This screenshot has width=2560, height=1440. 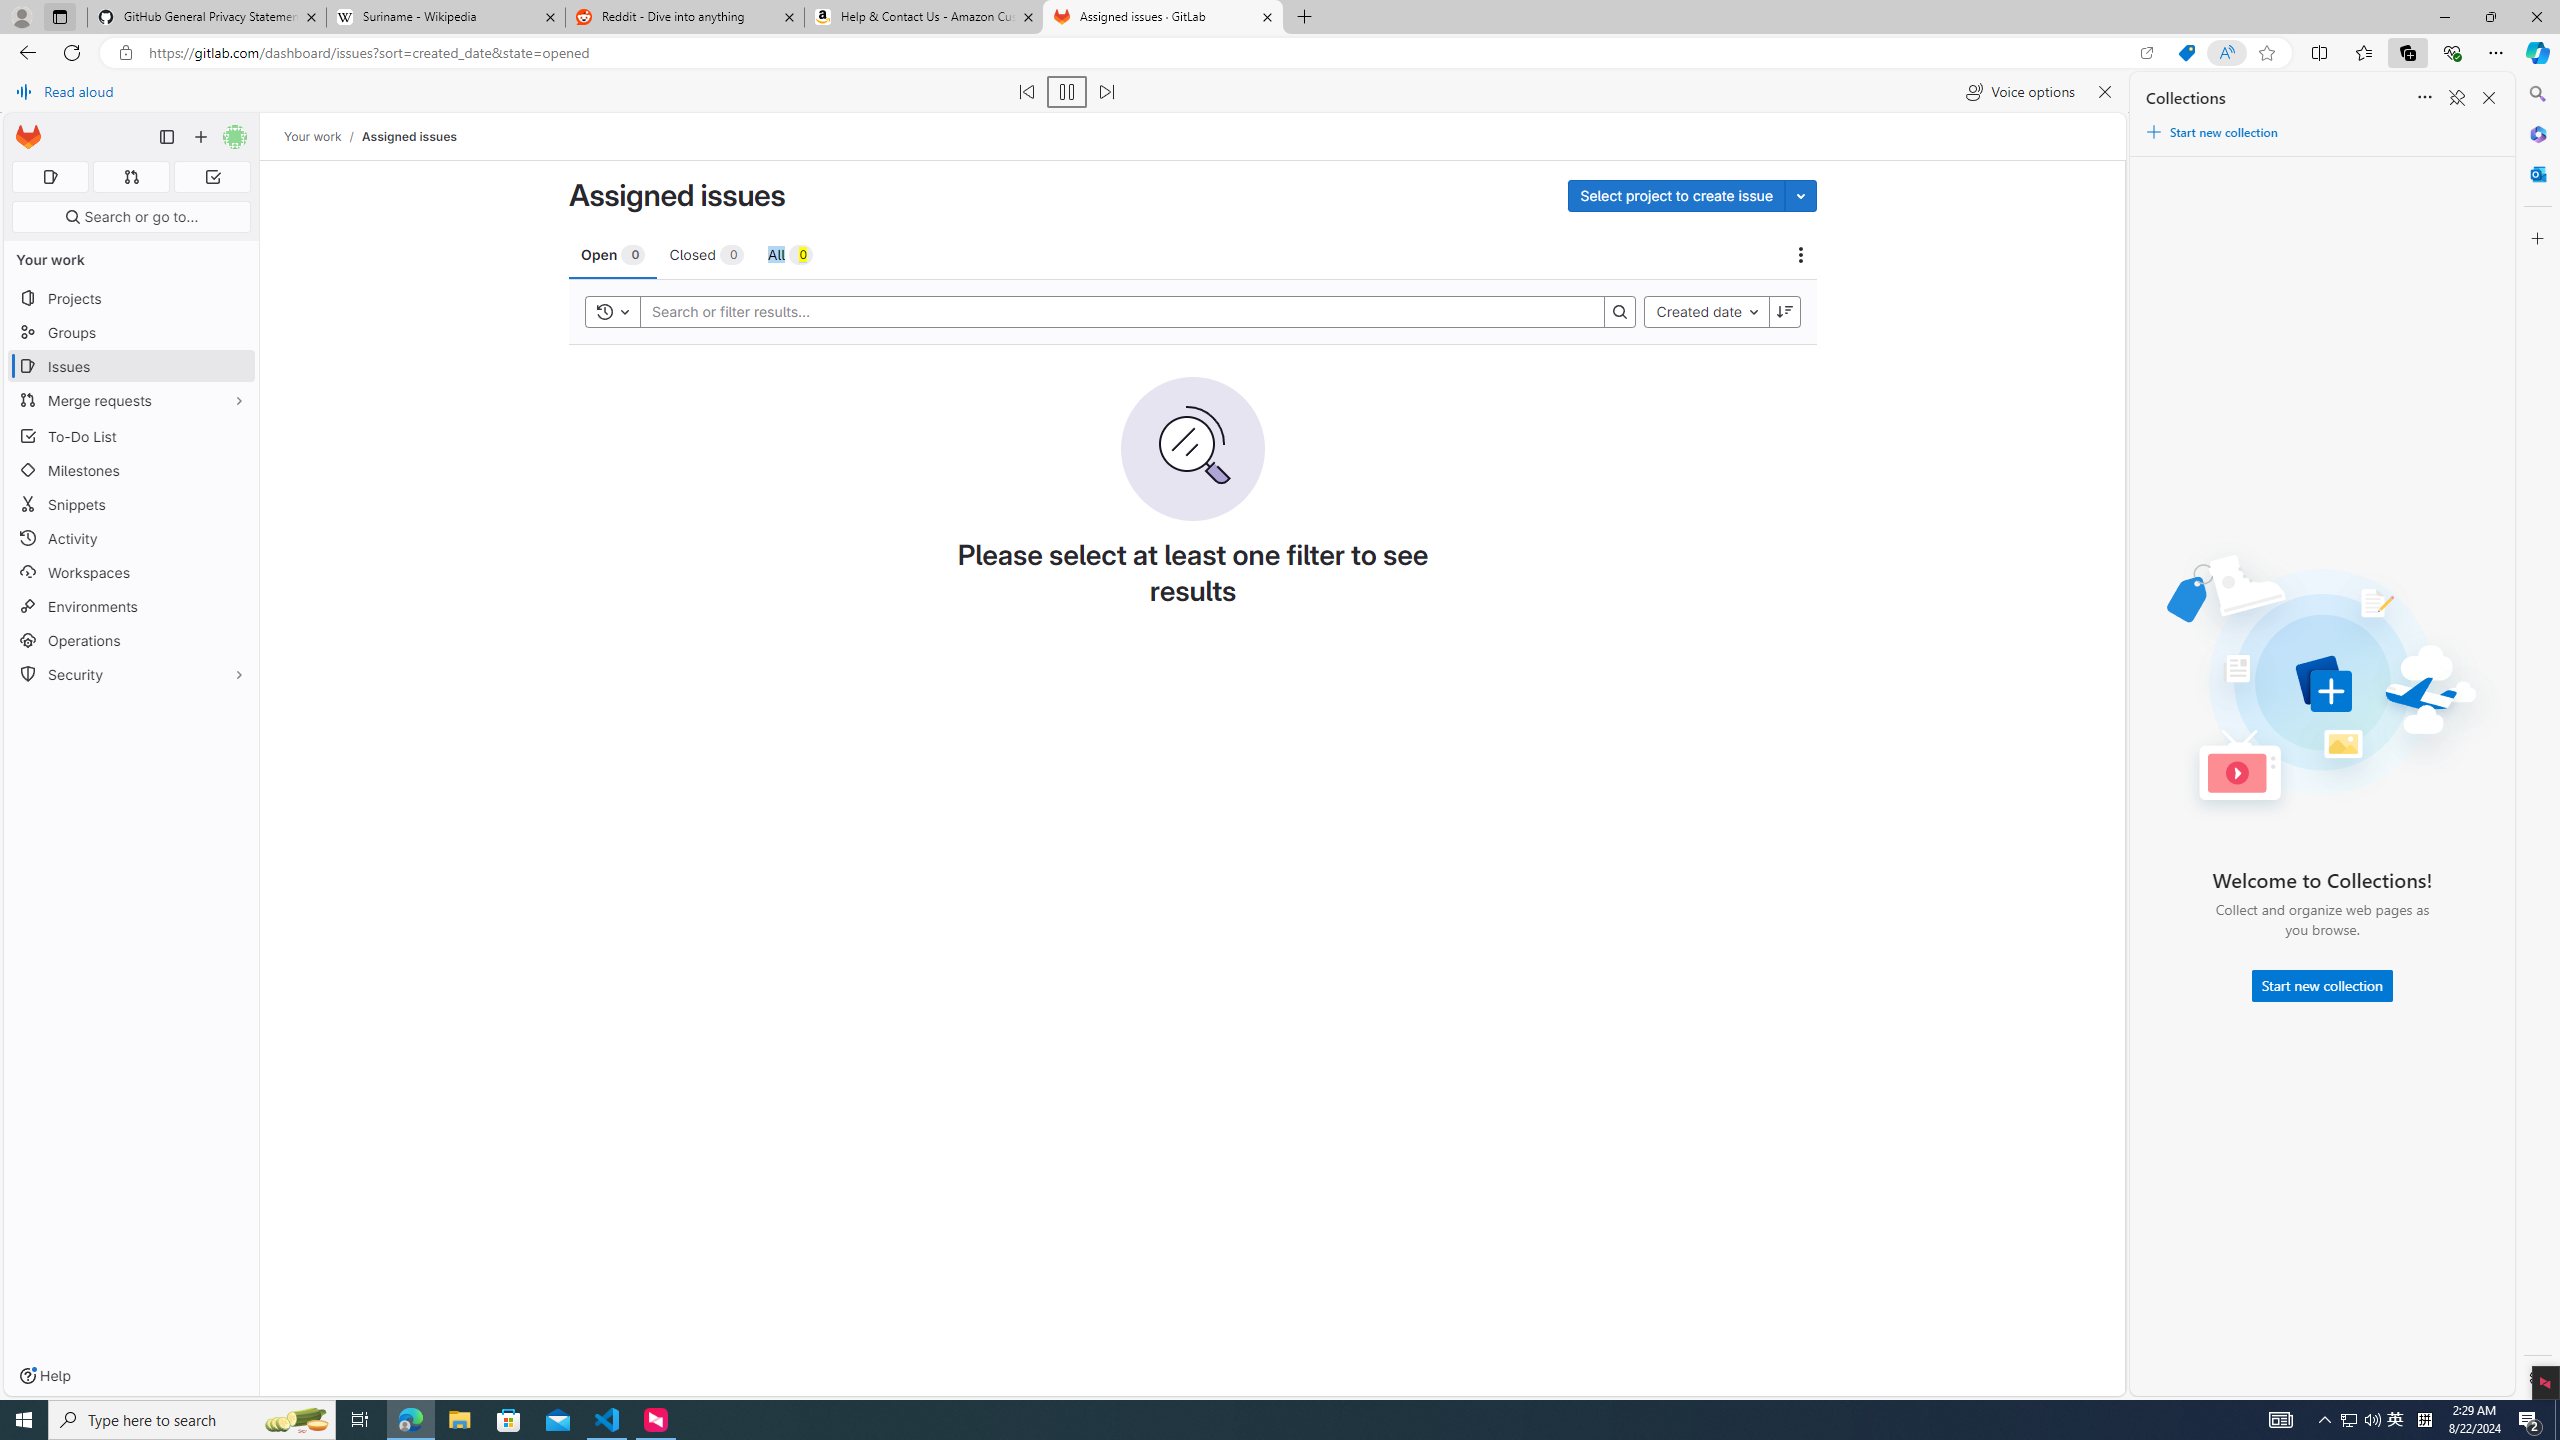 What do you see at coordinates (130, 536) in the screenshot?
I see `'Activity'` at bounding box center [130, 536].